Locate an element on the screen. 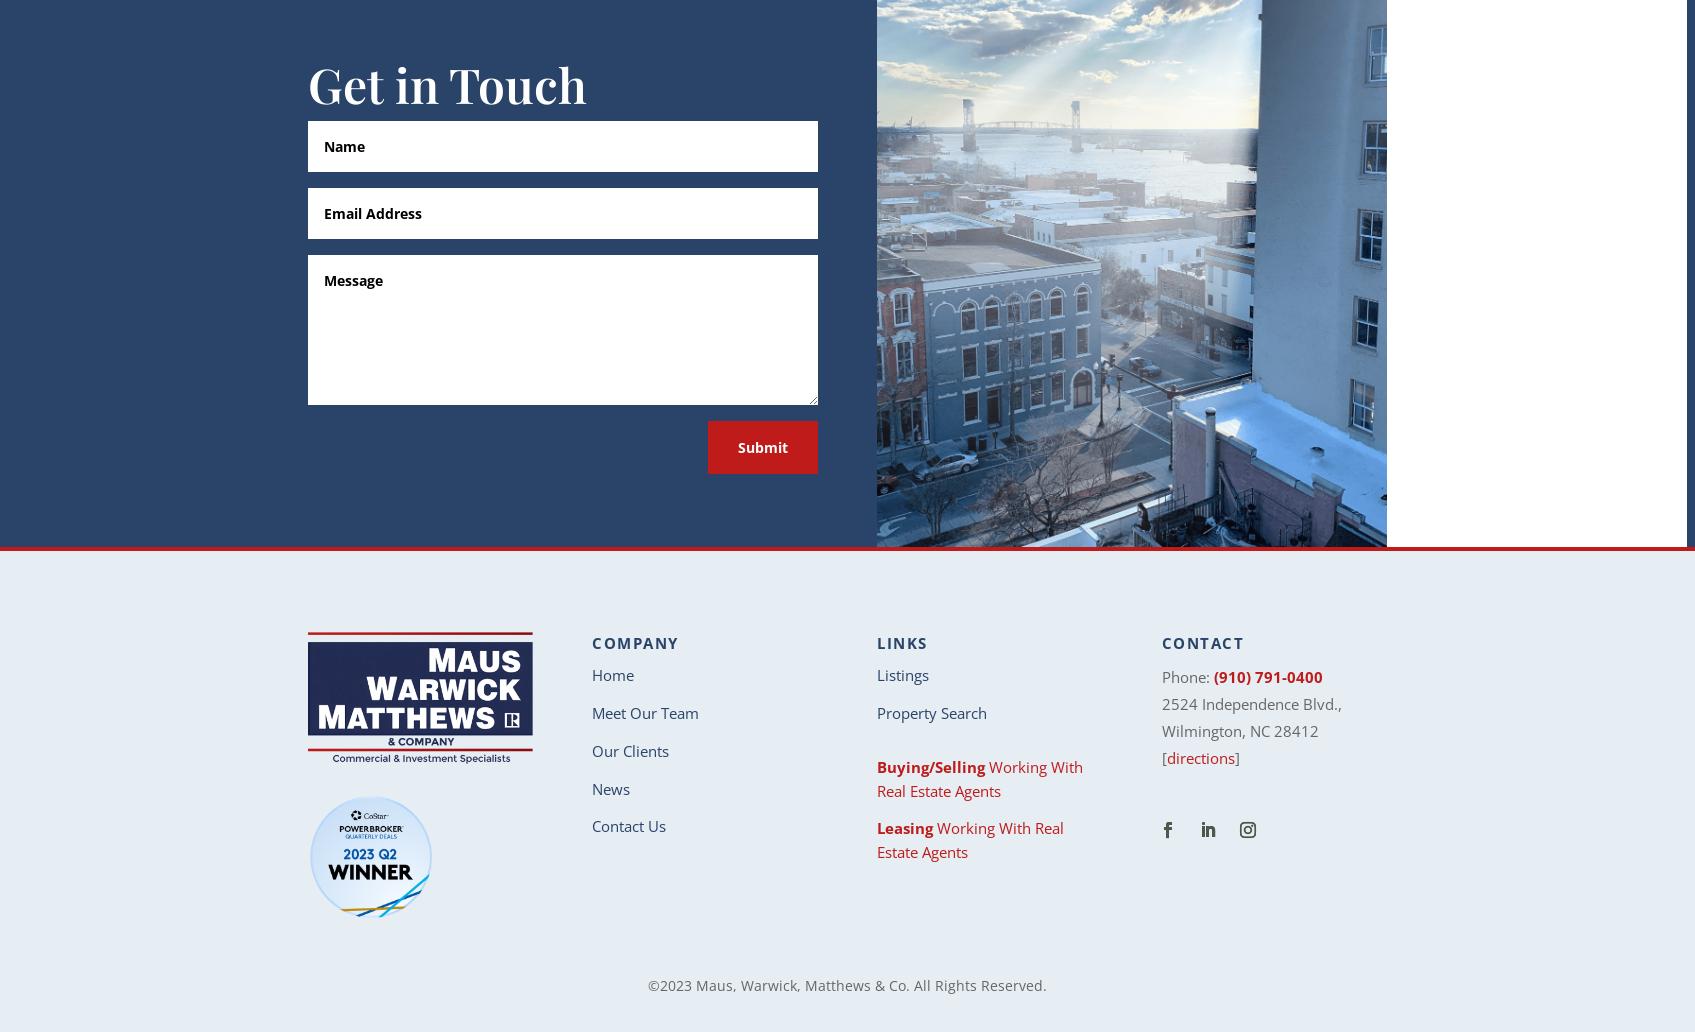  'Contact Us' is located at coordinates (628, 826).